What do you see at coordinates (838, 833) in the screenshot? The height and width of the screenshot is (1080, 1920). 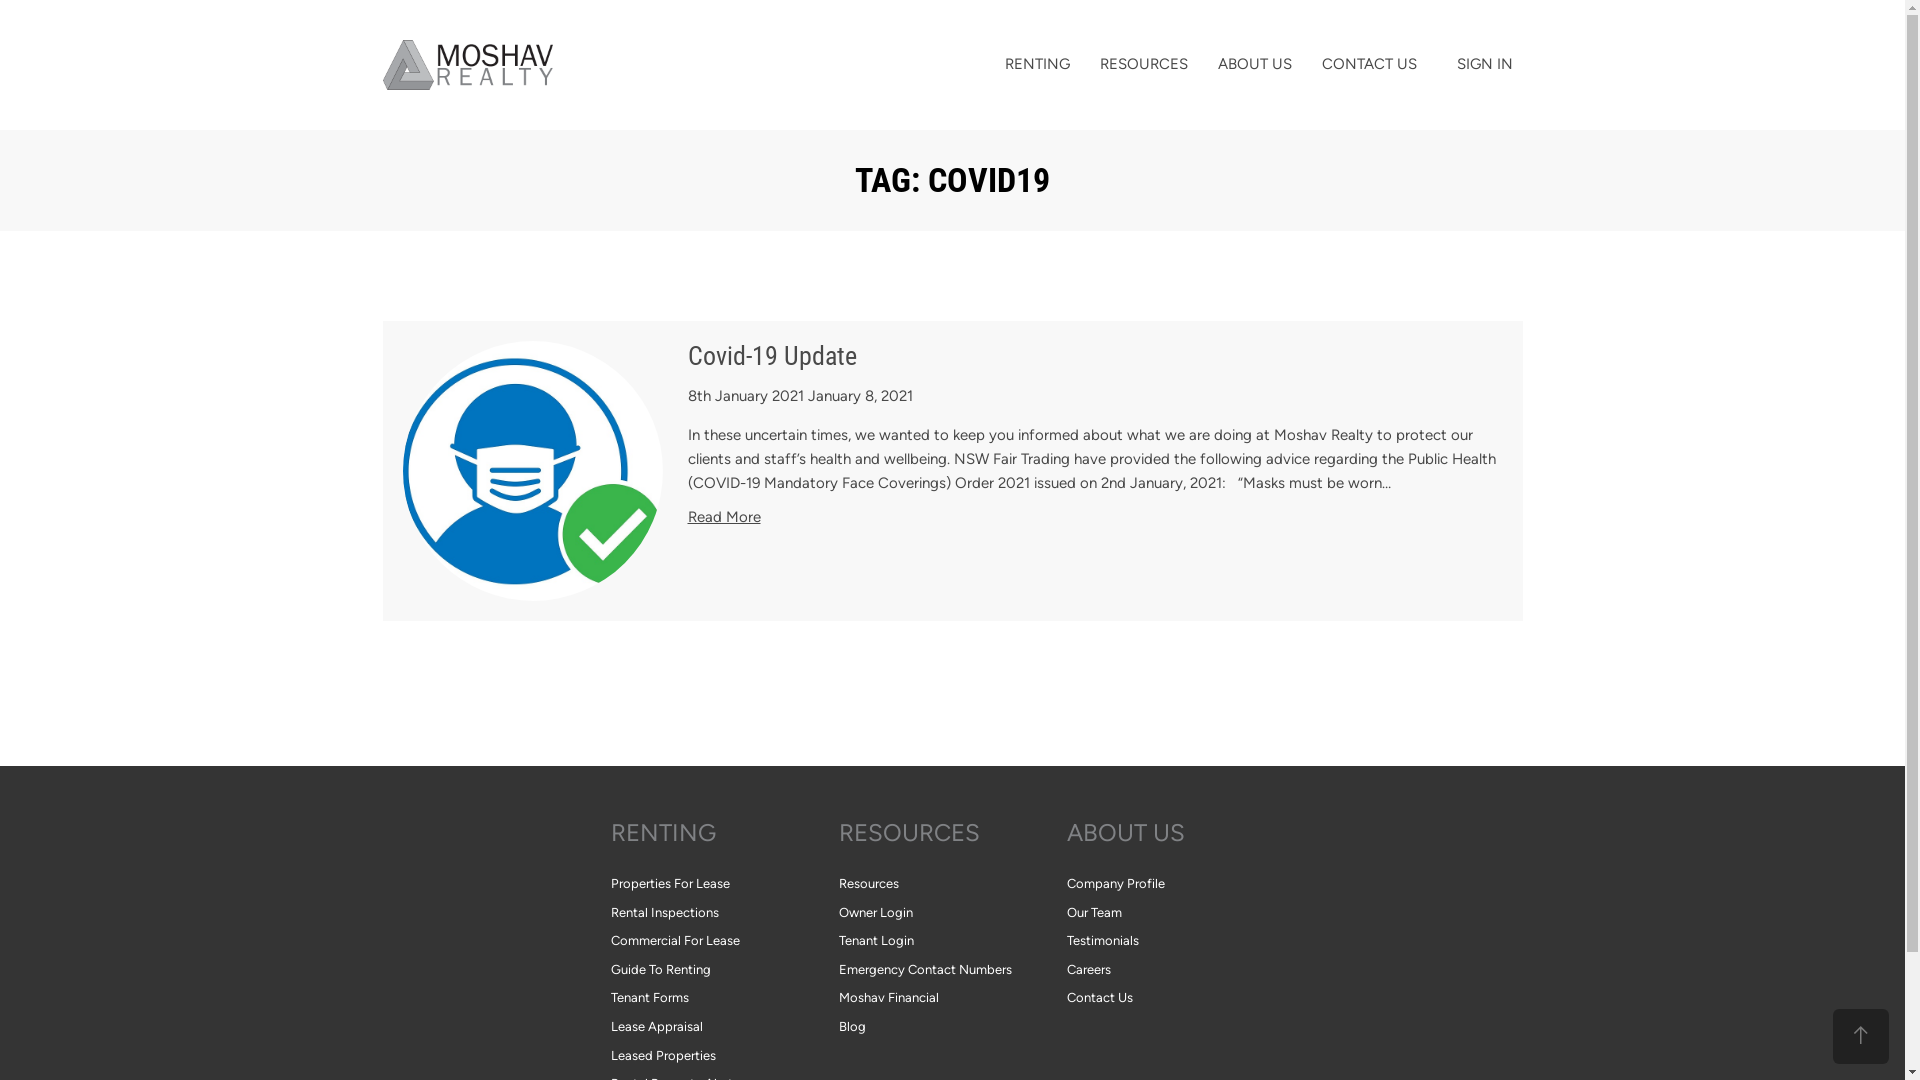 I see `'RESOURCES'` at bounding box center [838, 833].